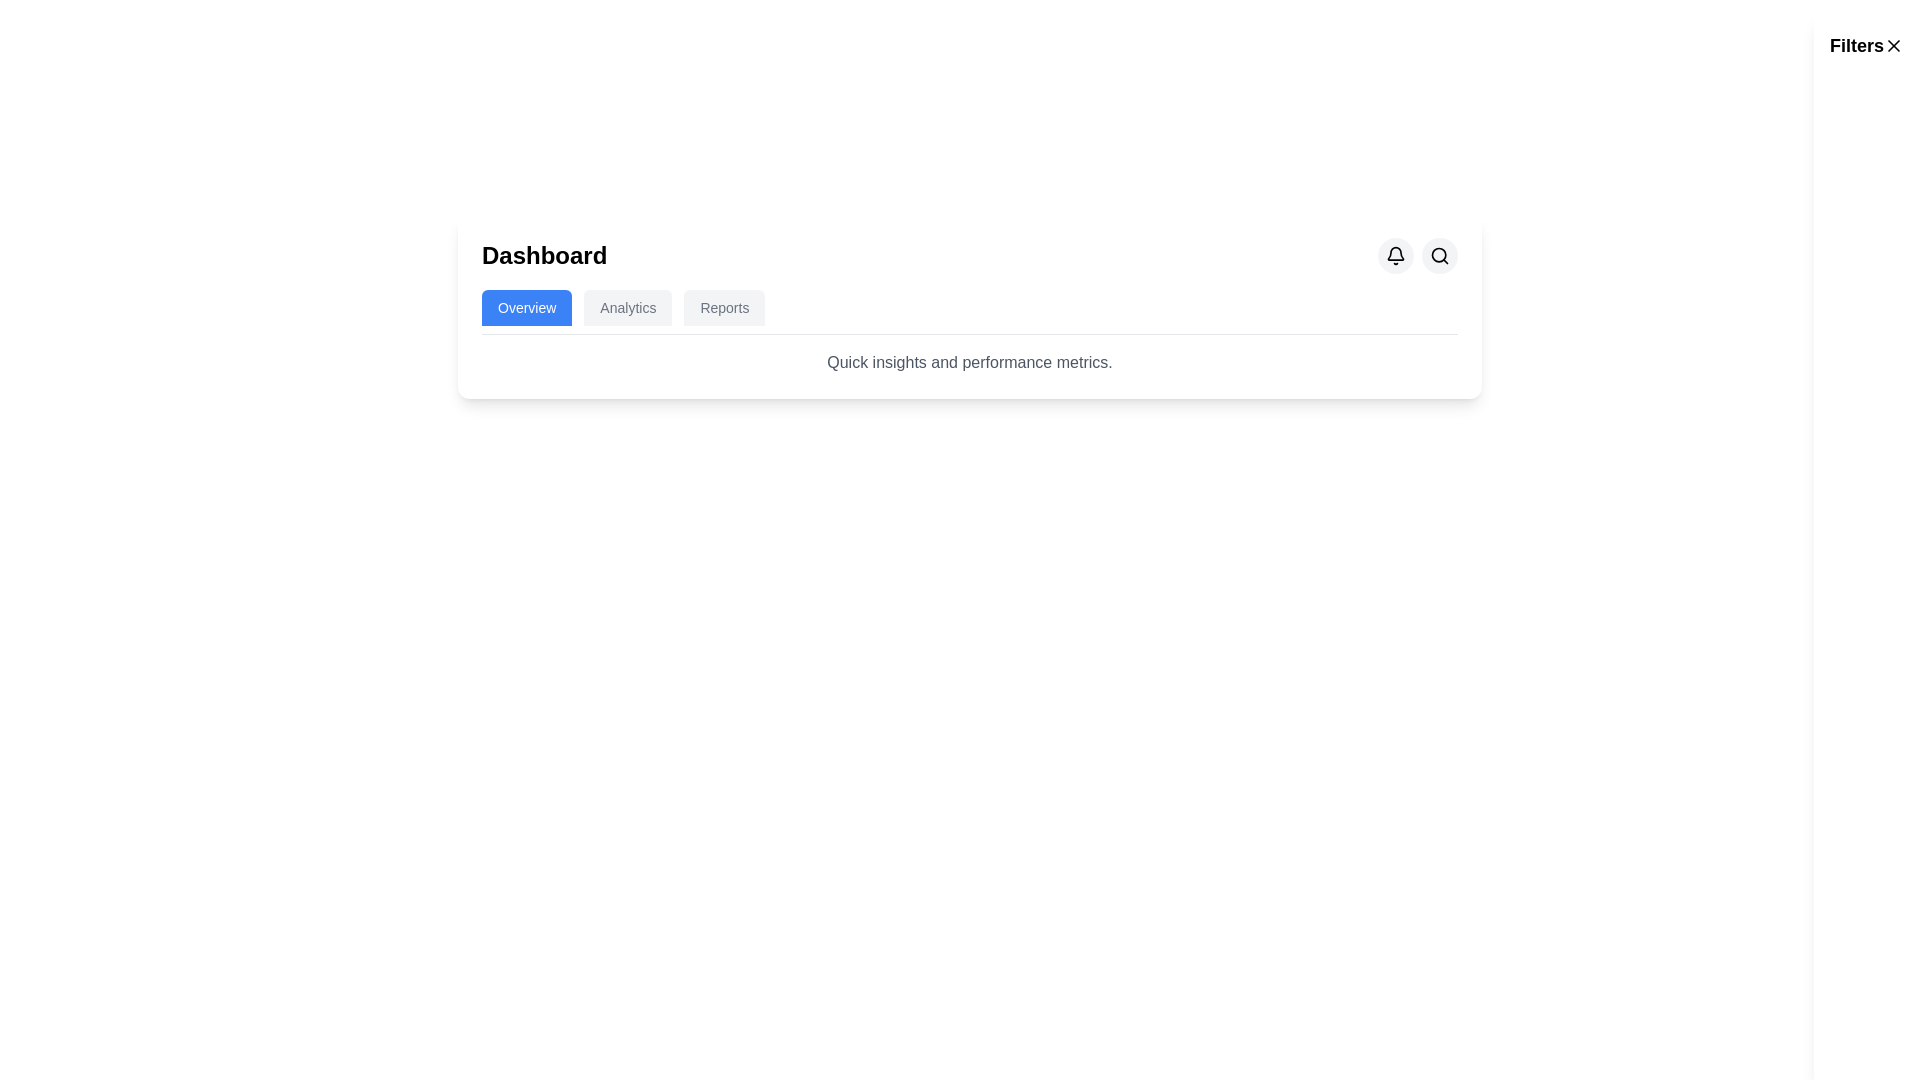 The image size is (1920, 1080). What do you see at coordinates (1866, 45) in the screenshot?
I see `text of the 'Filters' header label element, which is located at the top-right side of the sidebar and displays the word 'Filters' in large, bold font next to a closing '×' symbol` at bounding box center [1866, 45].